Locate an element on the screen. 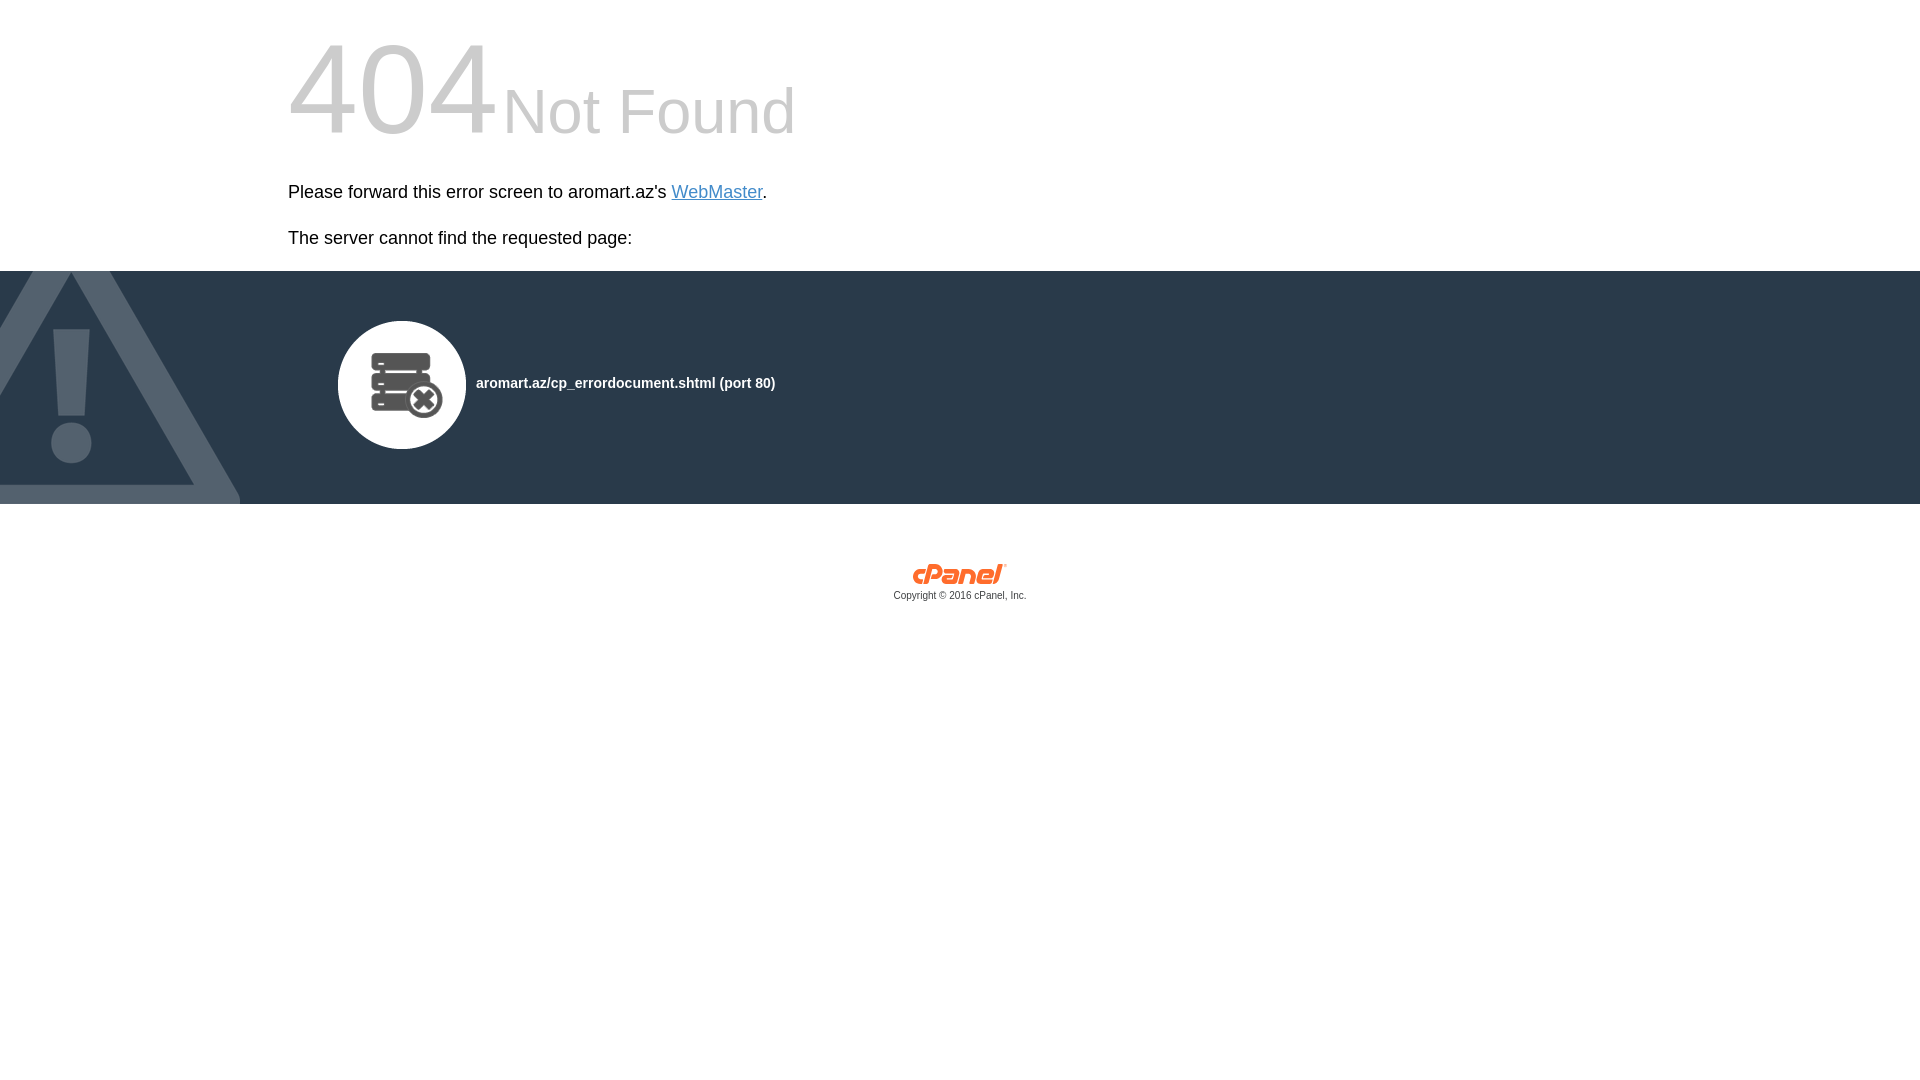  'WebMaster' is located at coordinates (672, 192).